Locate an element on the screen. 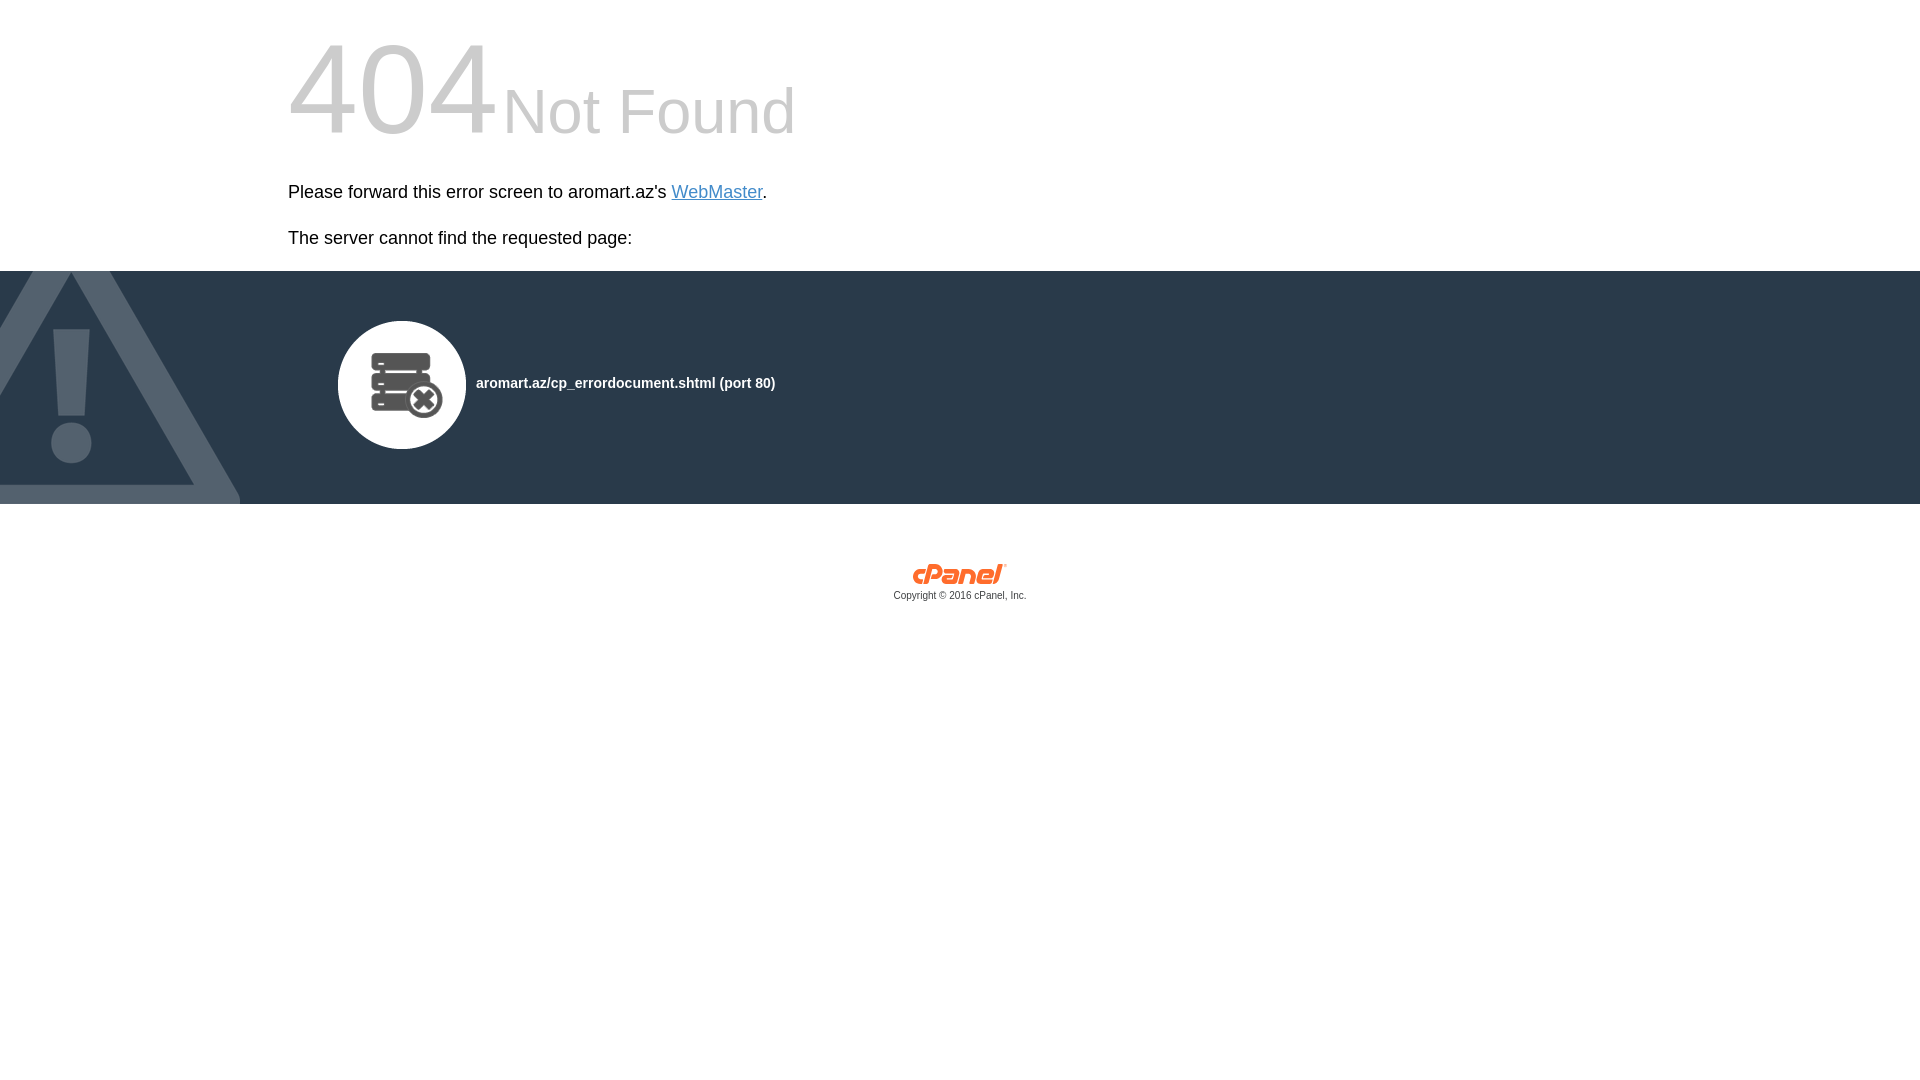  'WebMaster' is located at coordinates (672, 192).